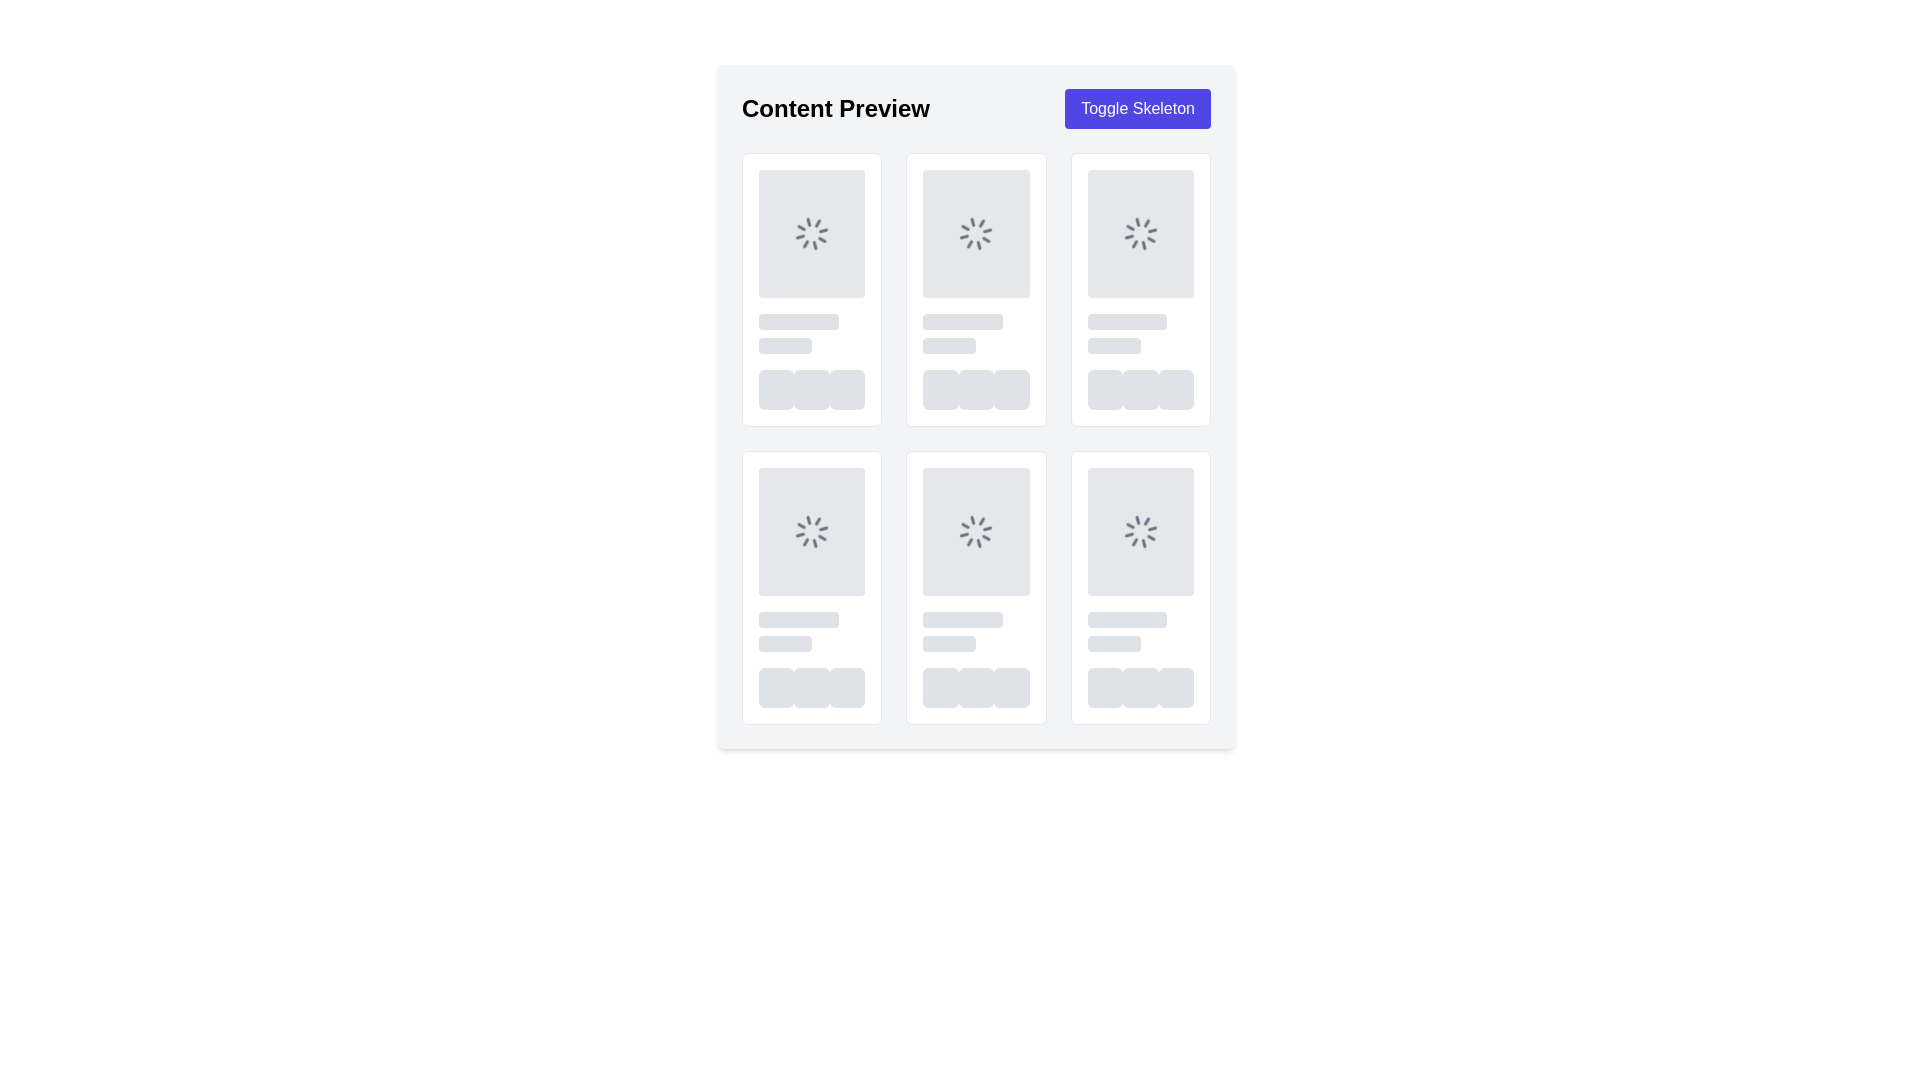 This screenshot has height=1080, width=1920. I want to click on the leftmost Placeholder element with a gray background and rounded corners that features a pulsing animation in the second row of the grid, so click(775, 686).